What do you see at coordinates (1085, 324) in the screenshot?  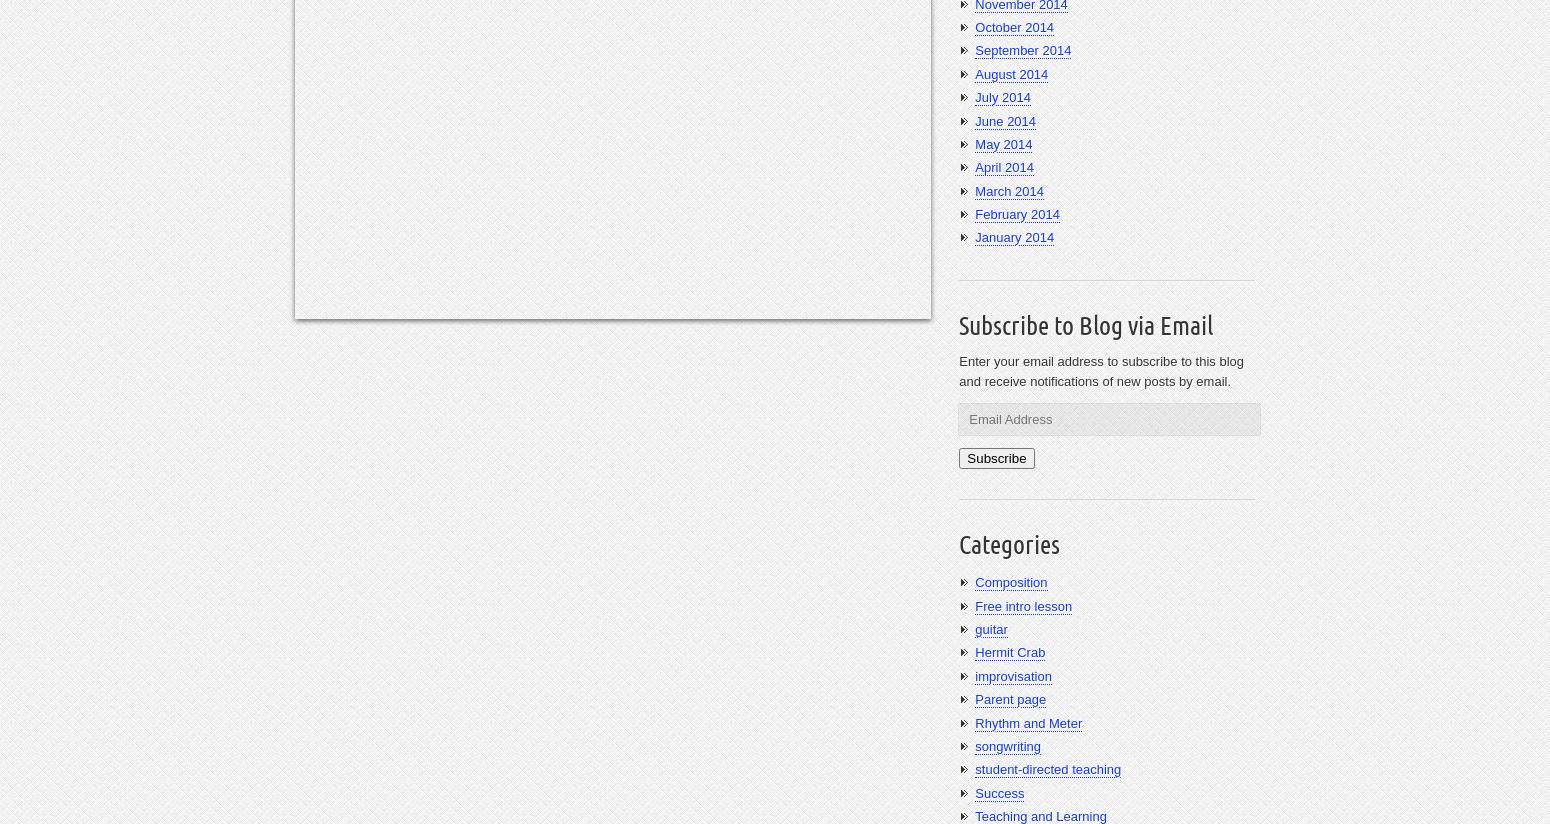 I see `'Subscribe to Blog via Email'` at bounding box center [1085, 324].